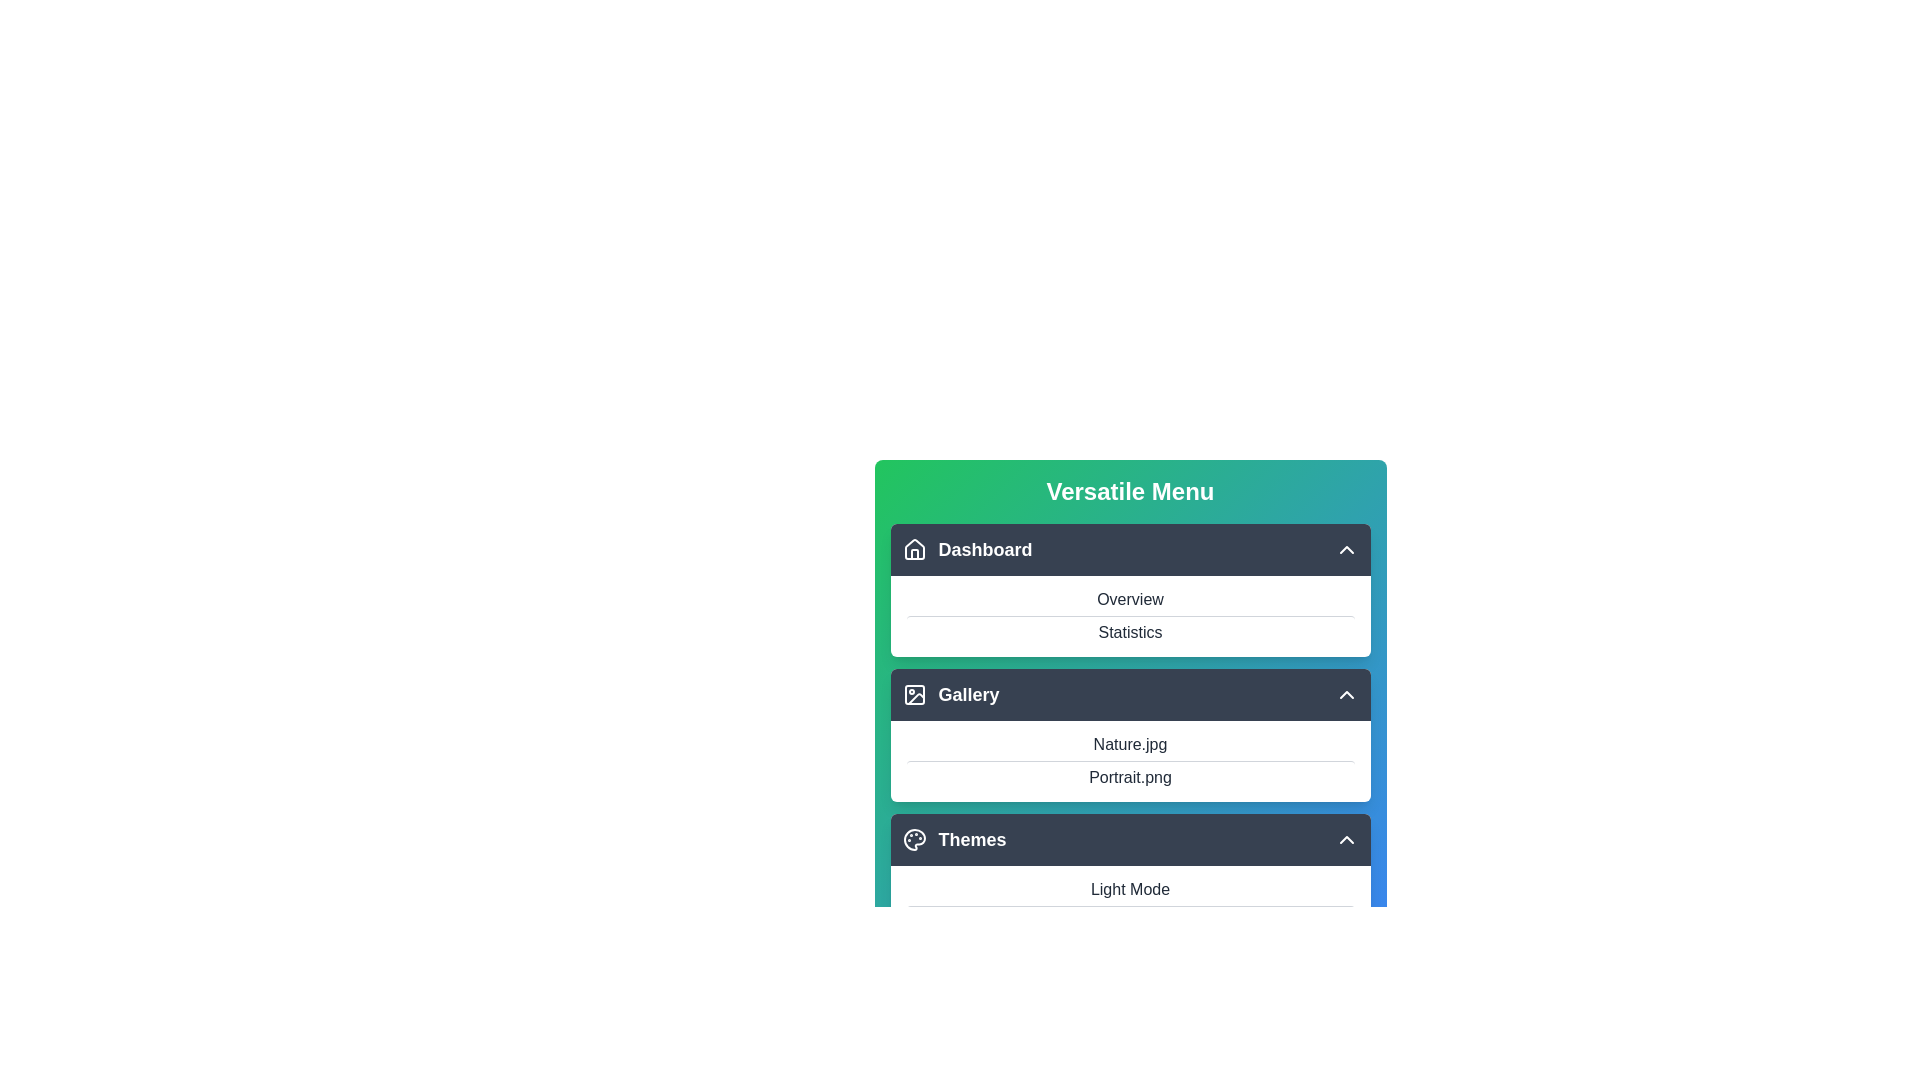 Image resolution: width=1920 pixels, height=1080 pixels. What do you see at coordinates (913, 693) in the screenshot?
I see `the icon next to the section title Gallery to toggle its visibility` at bounding box center [913, 693].